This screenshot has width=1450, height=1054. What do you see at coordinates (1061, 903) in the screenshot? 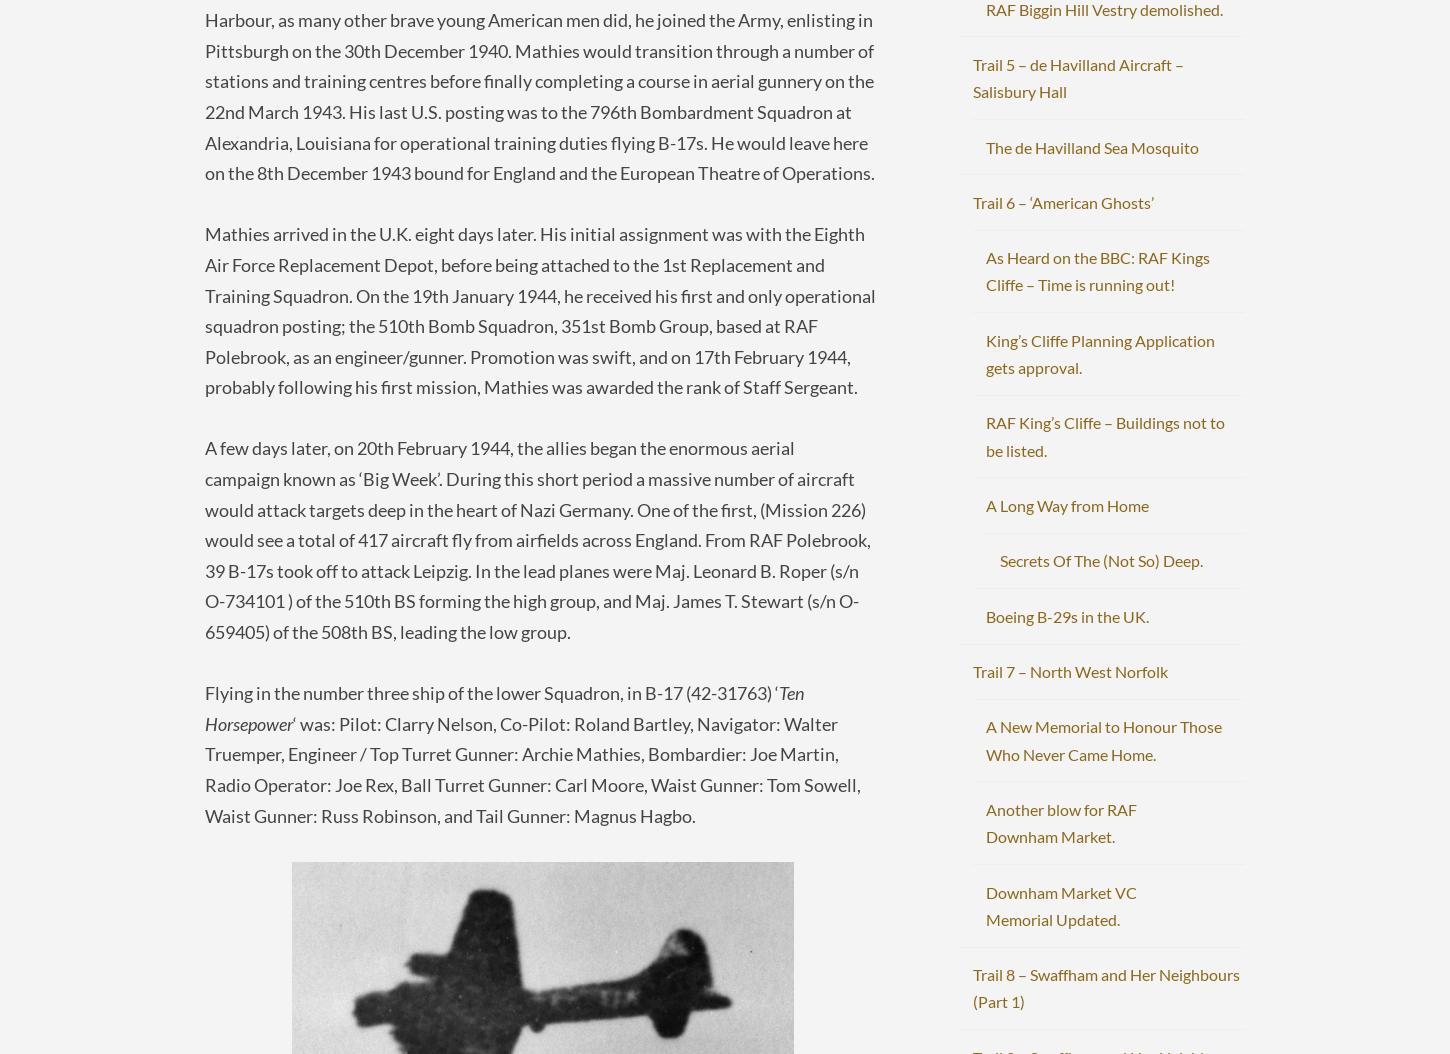
I see `'Downham Market VC Memorial Updated.'` at bounding box center [1061, 903].